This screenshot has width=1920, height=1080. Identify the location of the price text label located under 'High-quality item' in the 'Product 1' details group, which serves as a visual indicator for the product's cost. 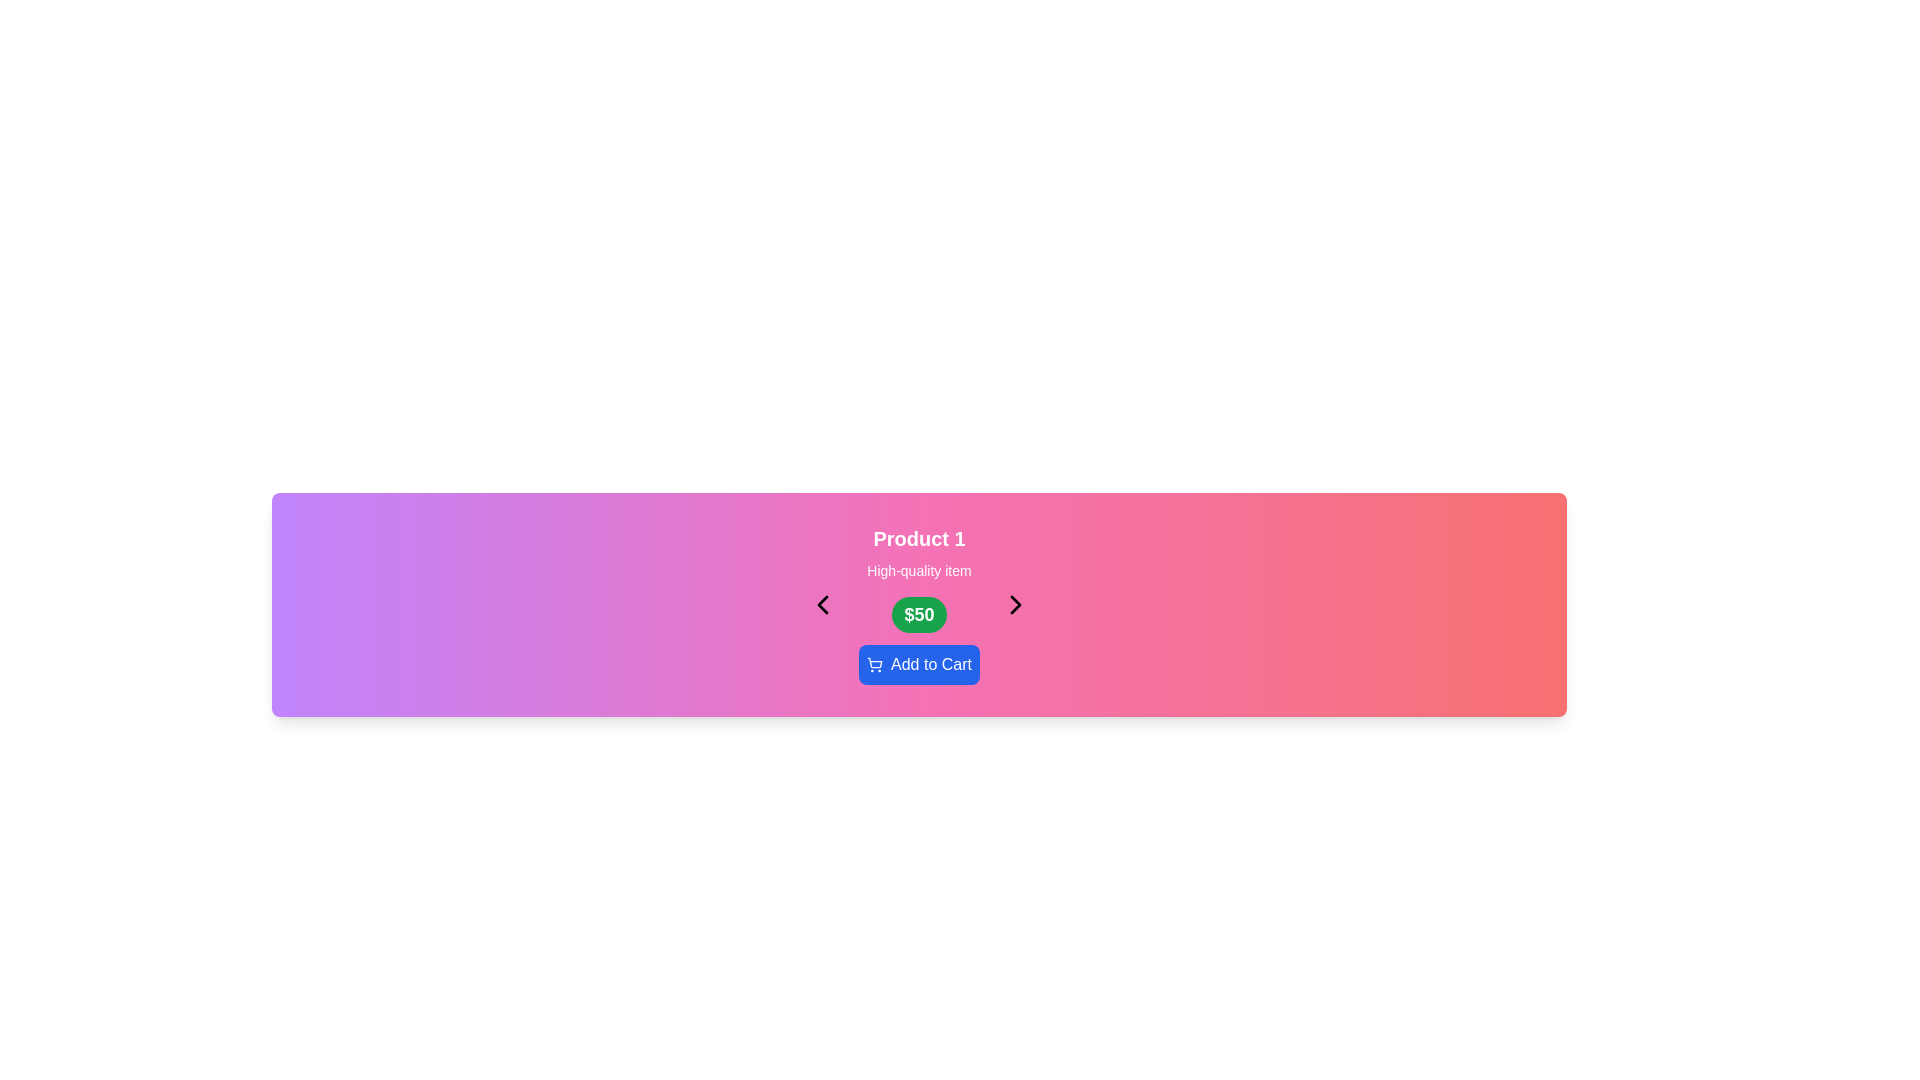
(918, 613).